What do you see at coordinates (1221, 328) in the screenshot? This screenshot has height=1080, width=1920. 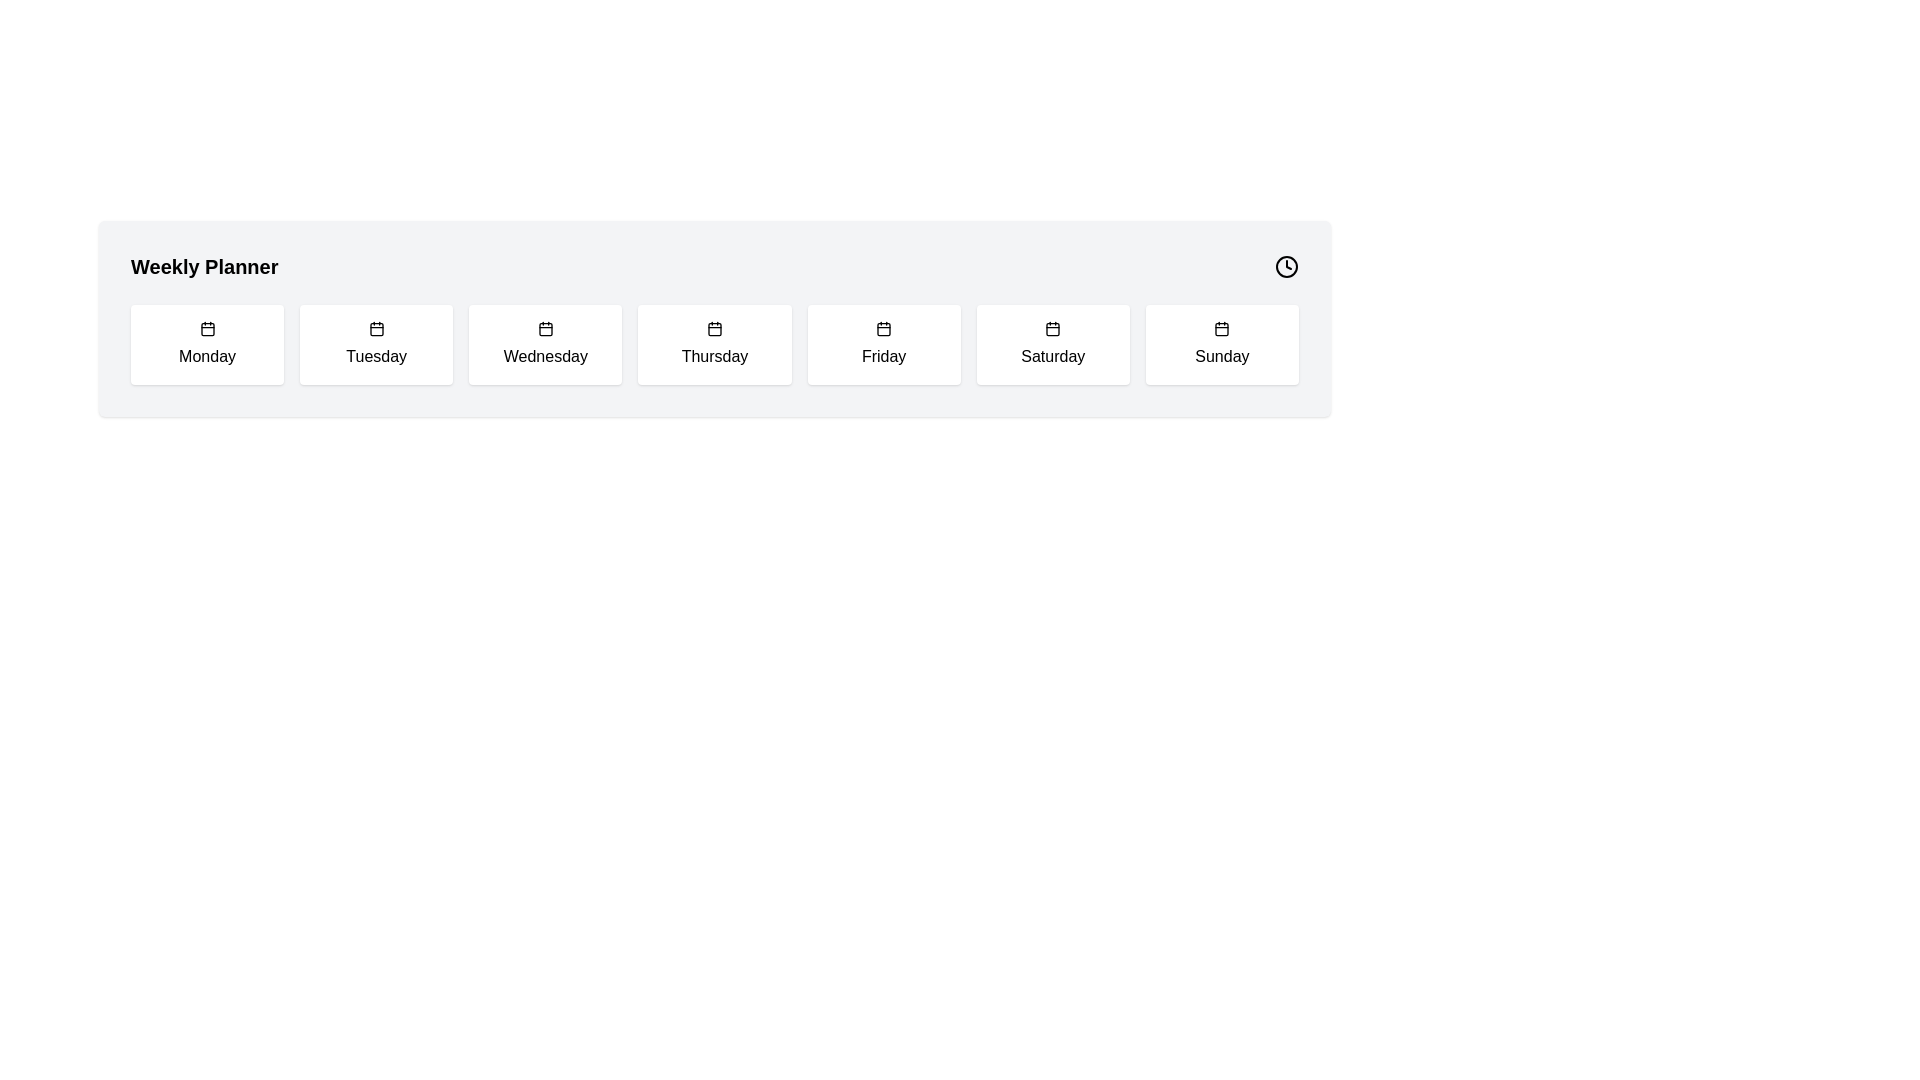 I see `the rectangular calendar icon representing Sunday` at bounding box center [1221, 328].